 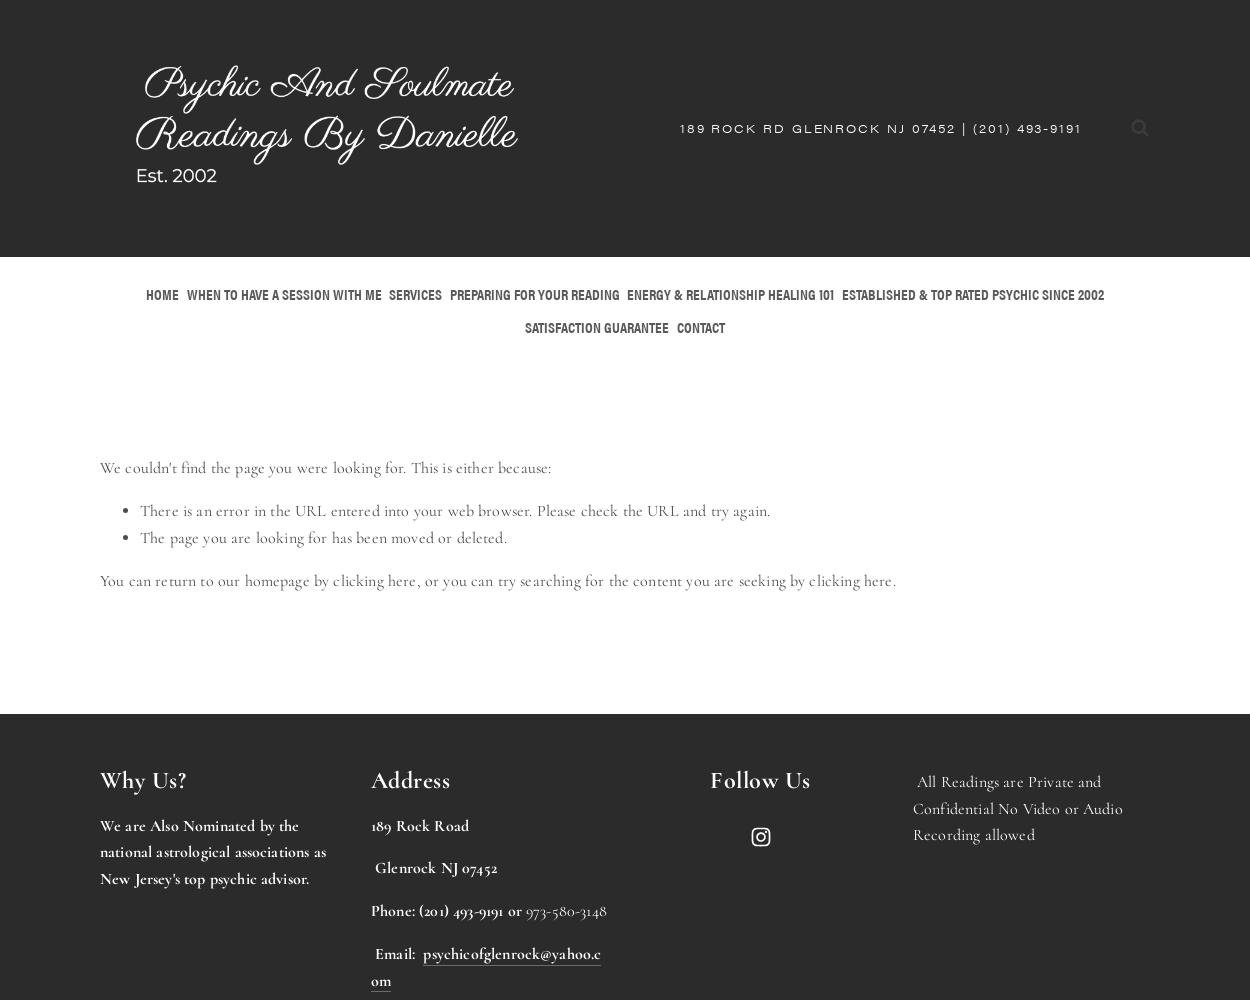 I want to click on 'We are Also Nominated by the national astrological associations as New Jersey's top psychic advisor.', so click(x=211, y=851).